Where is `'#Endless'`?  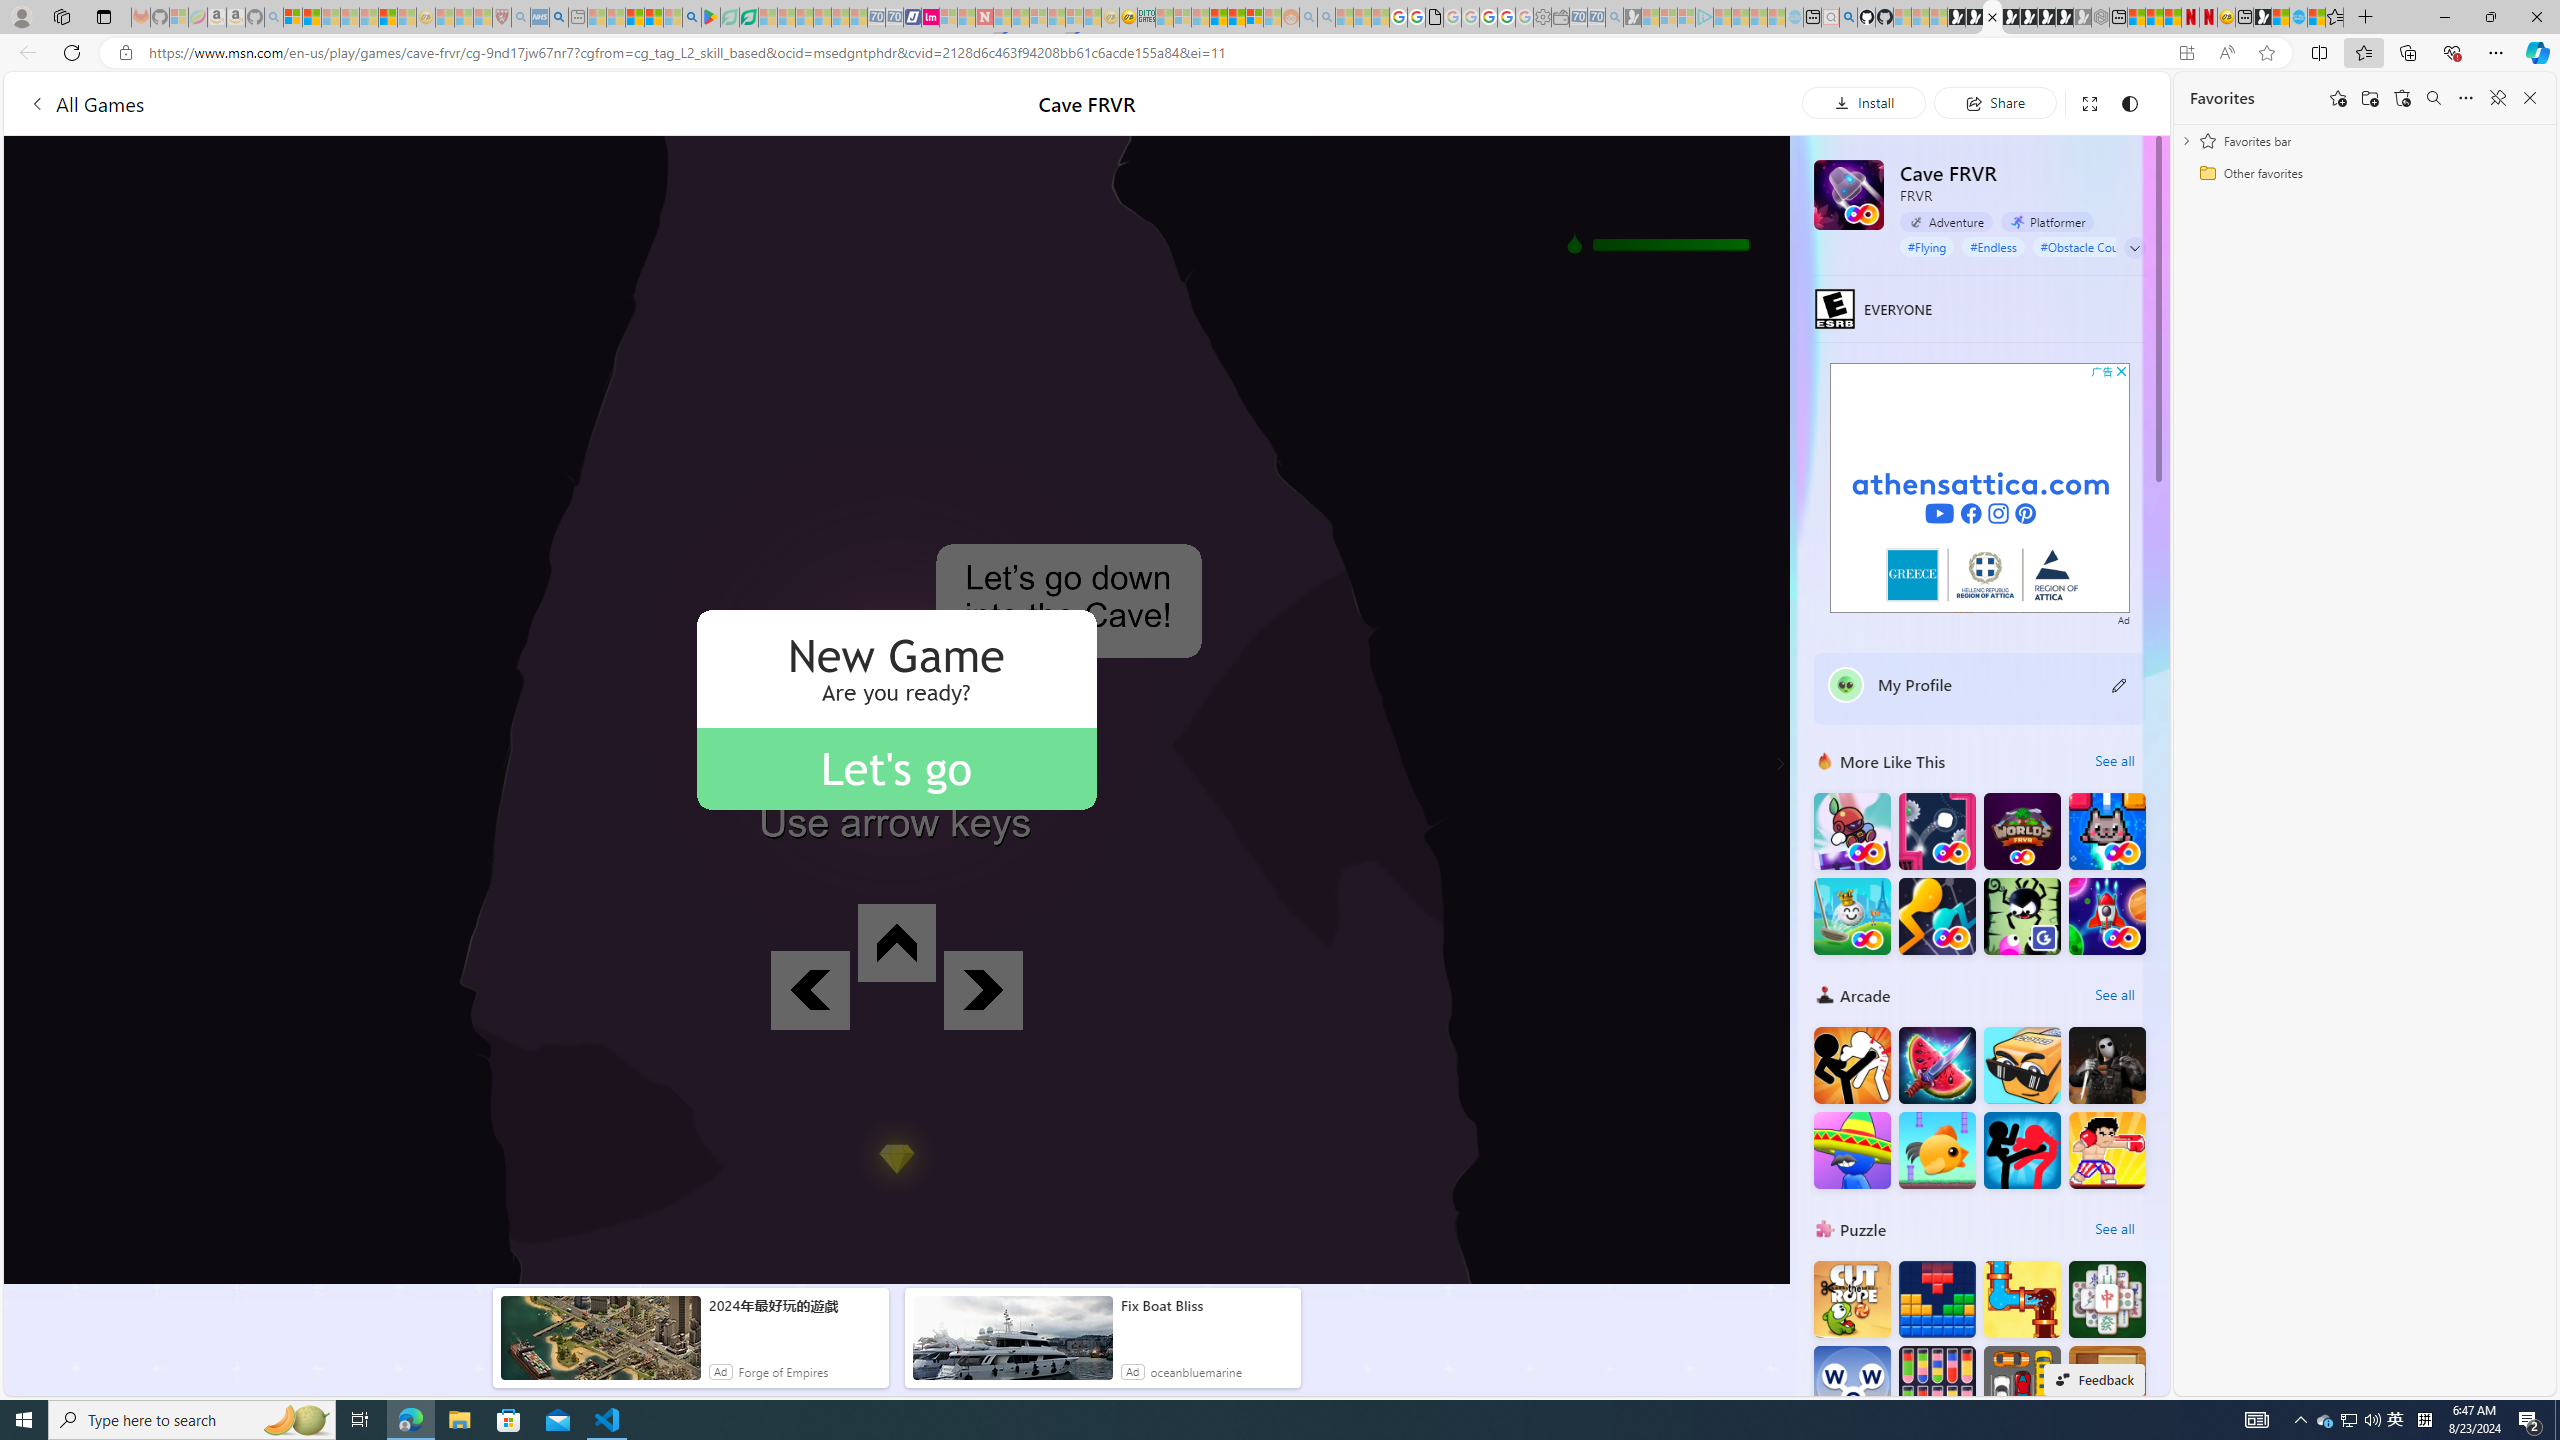
'#Endless' is located at coordinates (1992, 245).